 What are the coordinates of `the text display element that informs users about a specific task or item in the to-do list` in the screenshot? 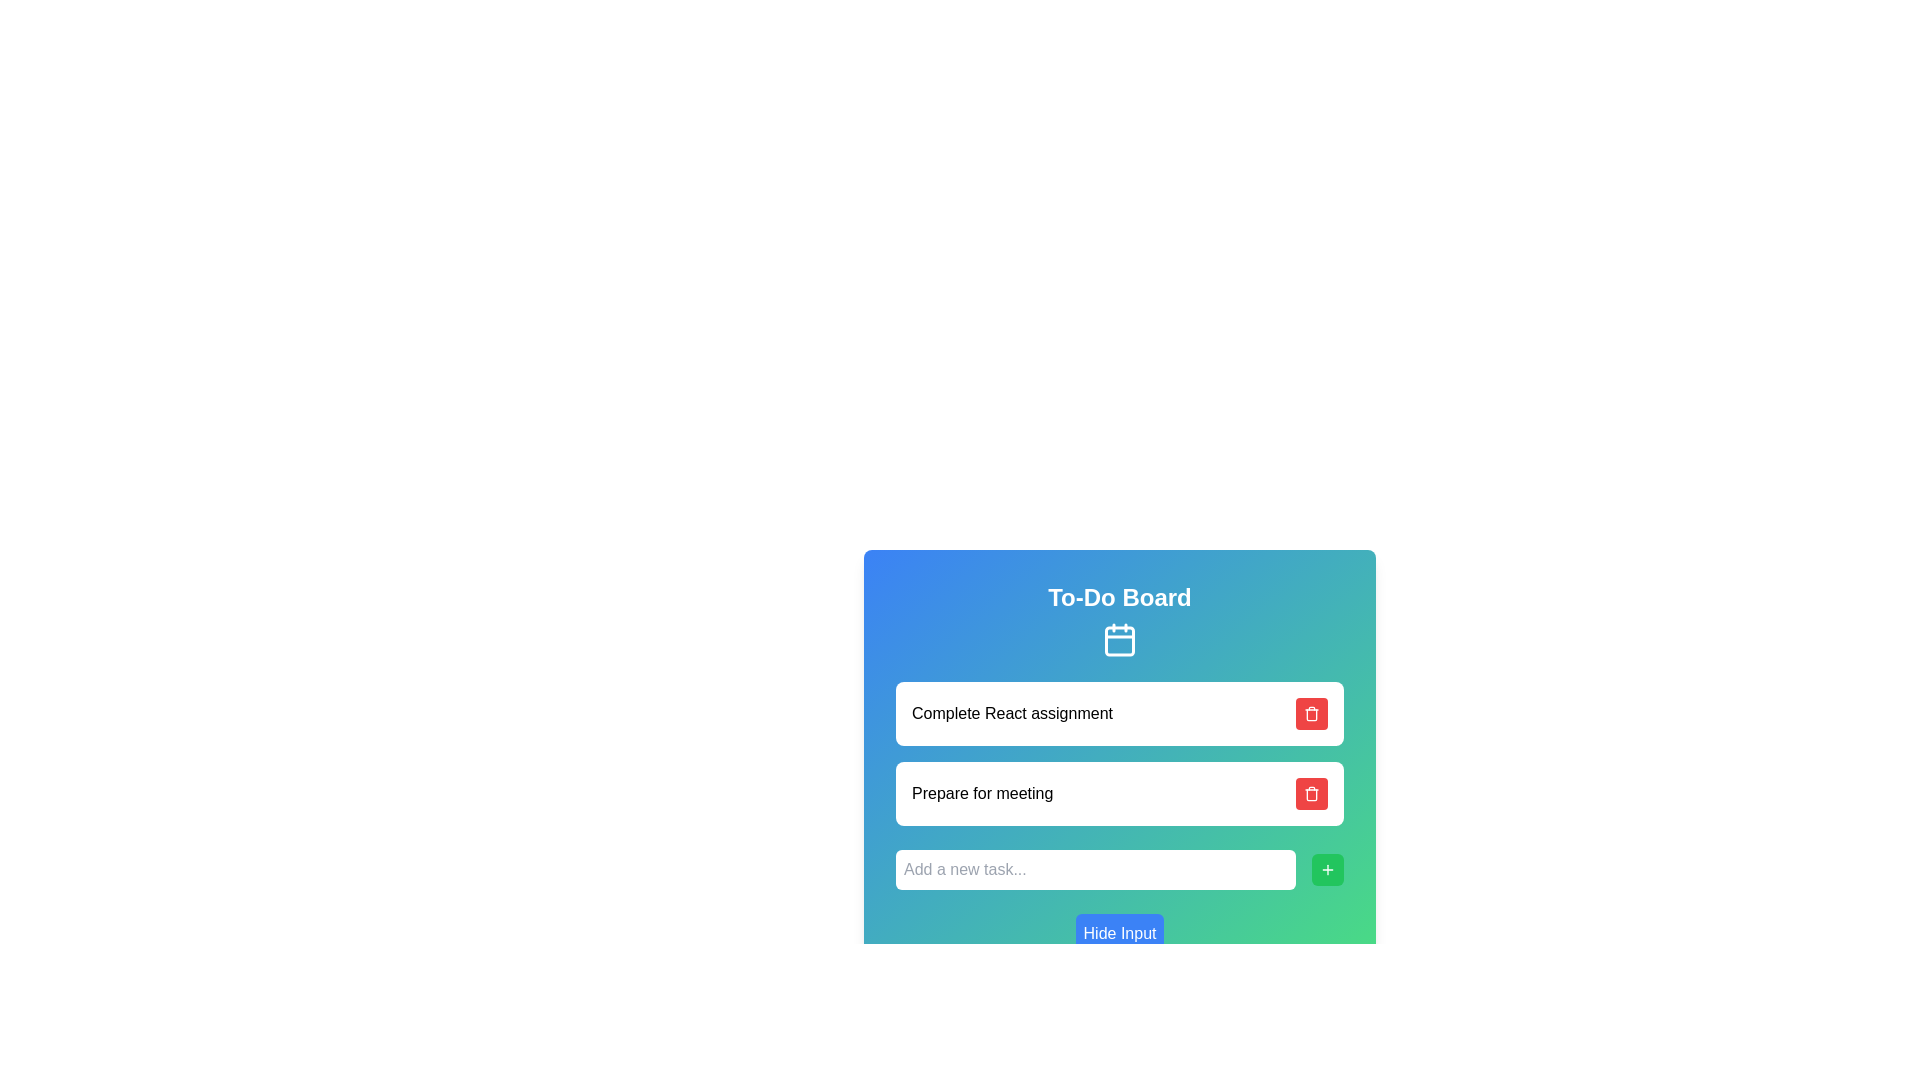 It's located at (982, 793).